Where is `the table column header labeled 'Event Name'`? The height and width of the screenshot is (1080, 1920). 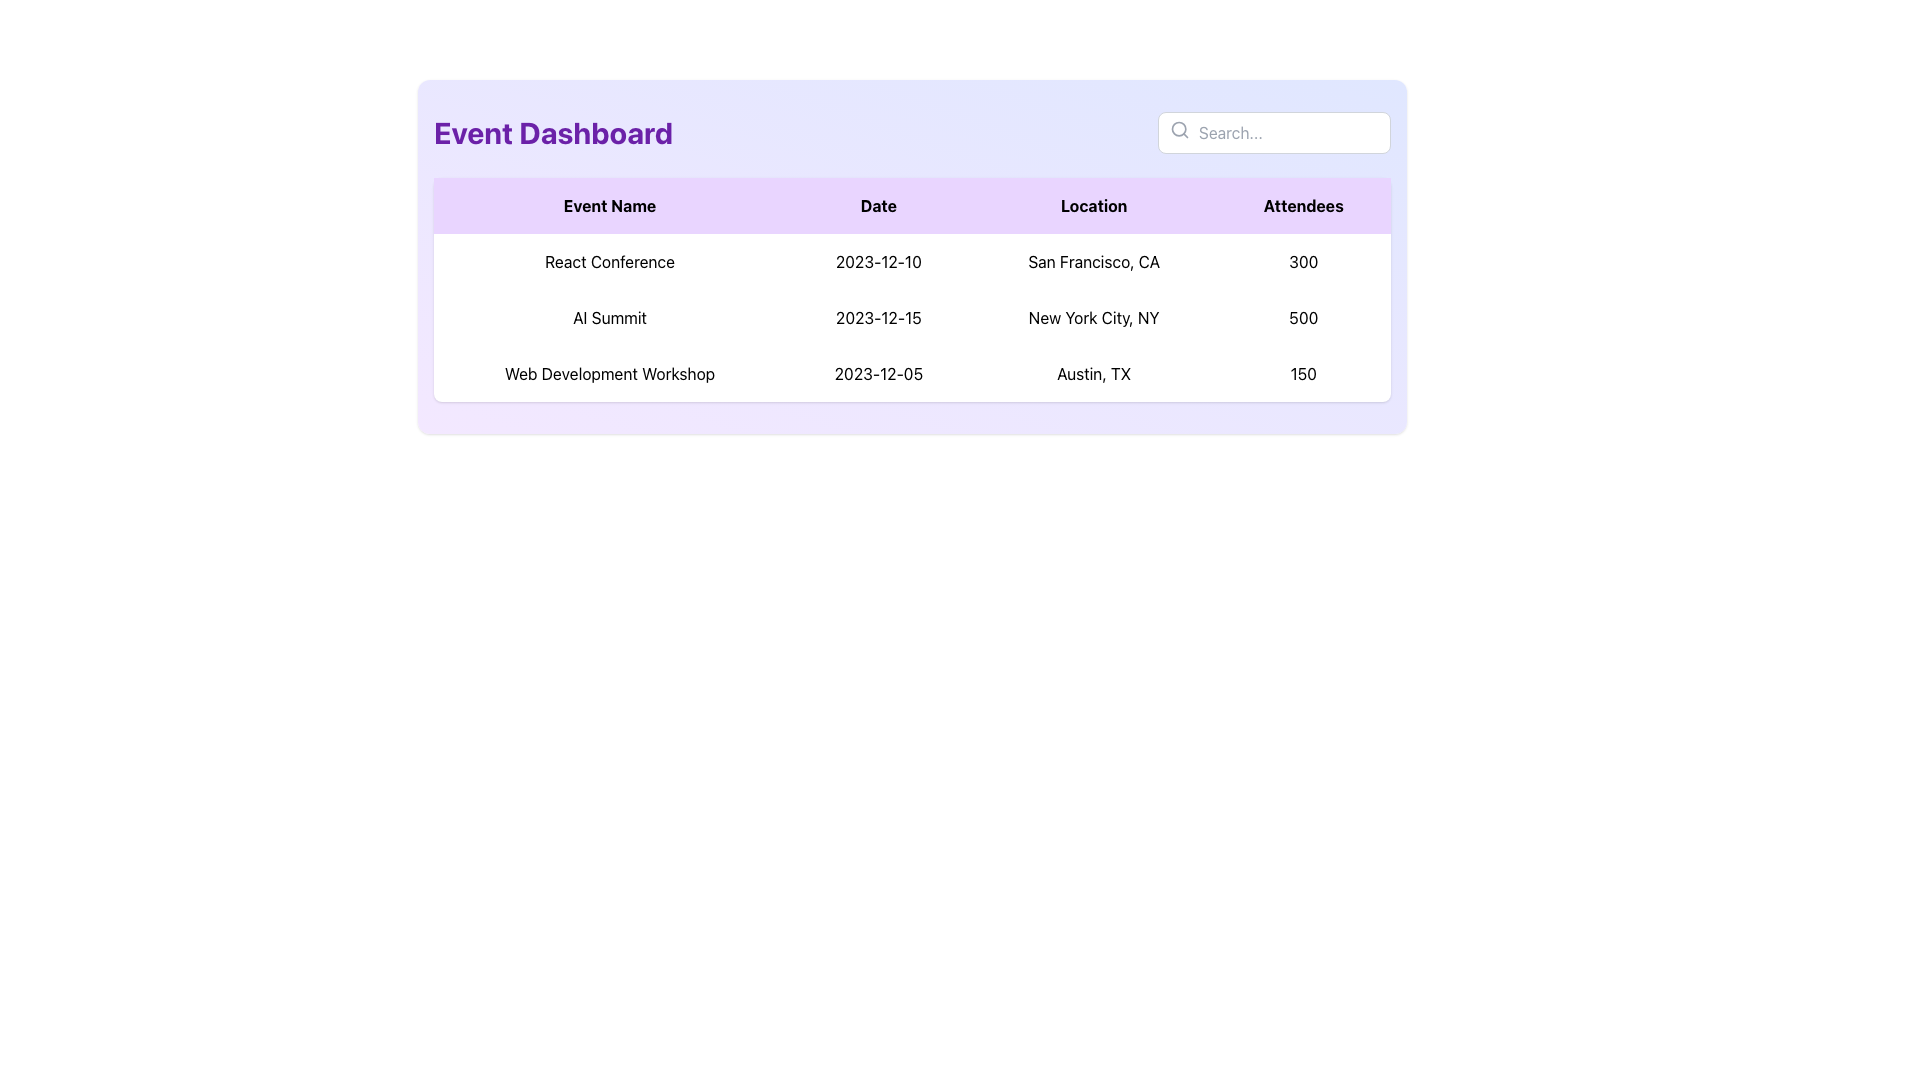 the table column header labeled 'Event Name' is located at coordinates (608, 205).